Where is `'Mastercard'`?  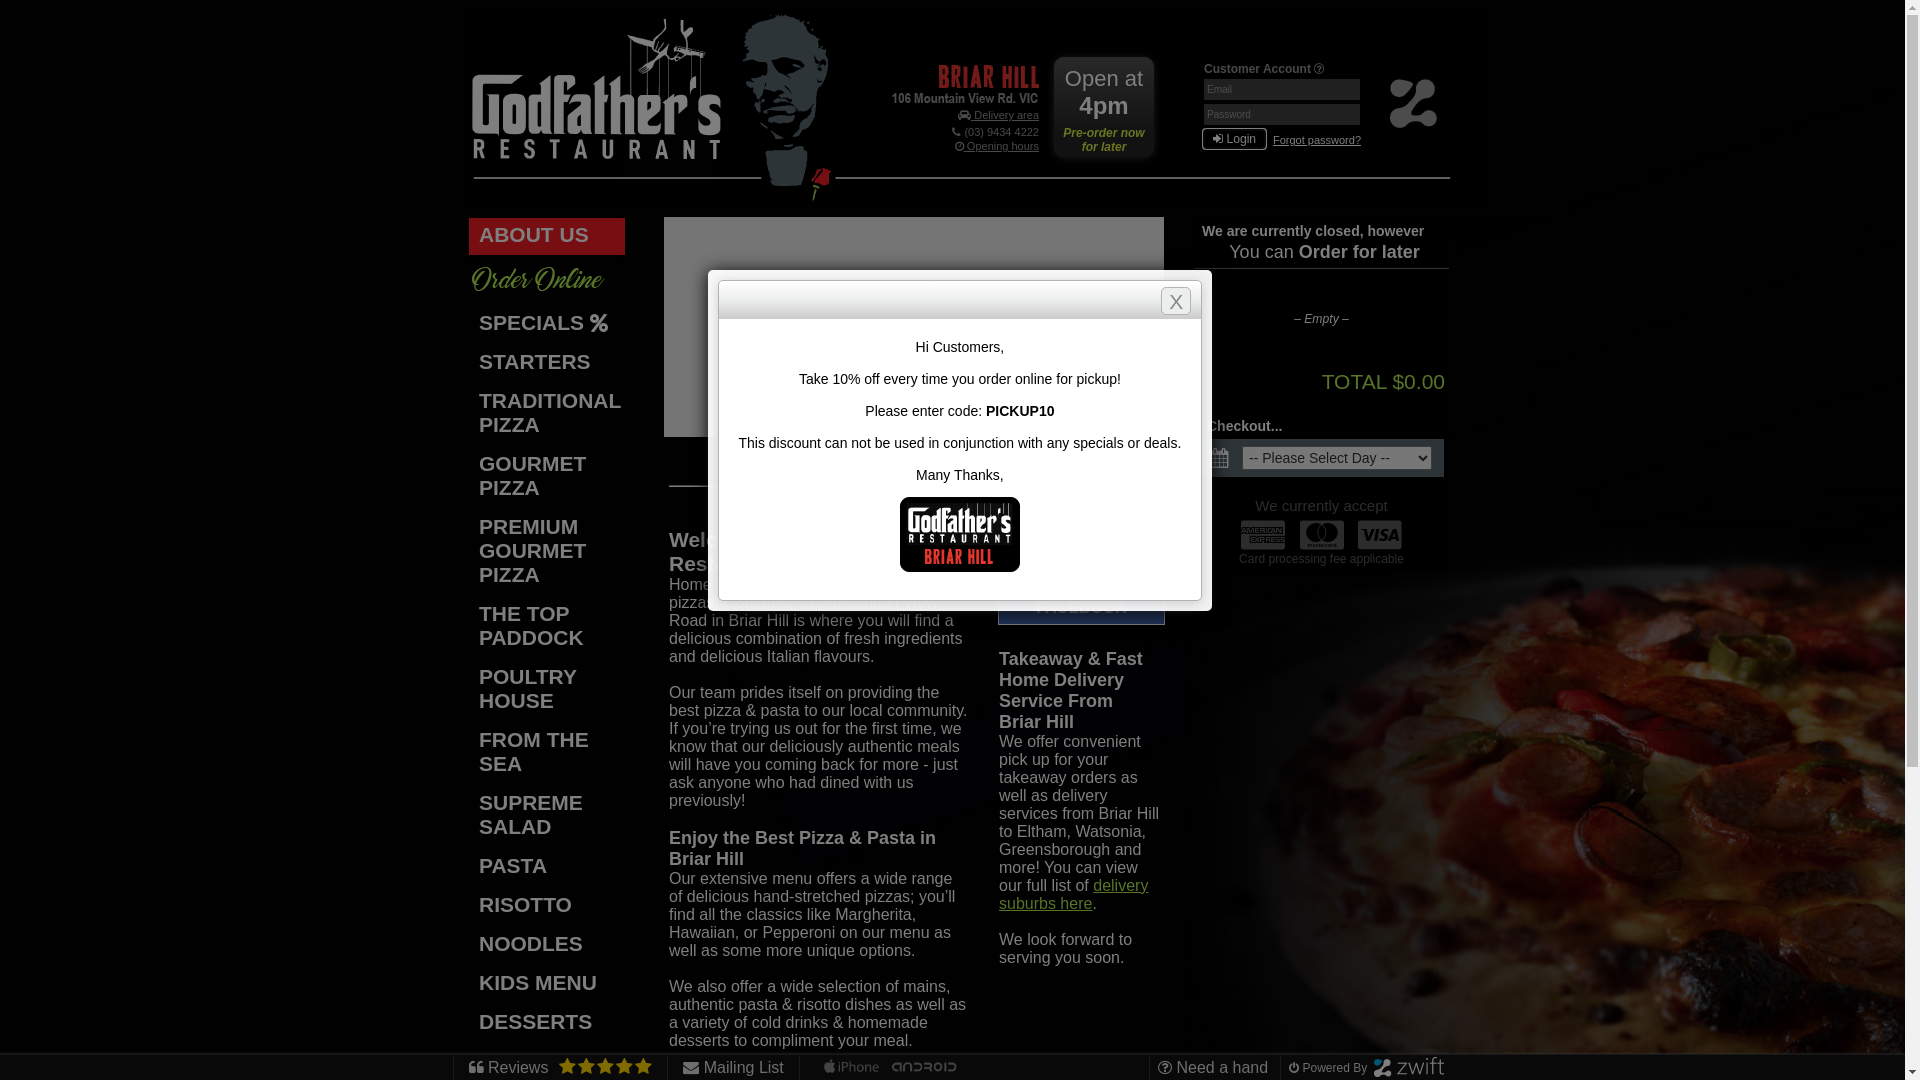
'Mastercard' is located at coordinates (1321, 534).